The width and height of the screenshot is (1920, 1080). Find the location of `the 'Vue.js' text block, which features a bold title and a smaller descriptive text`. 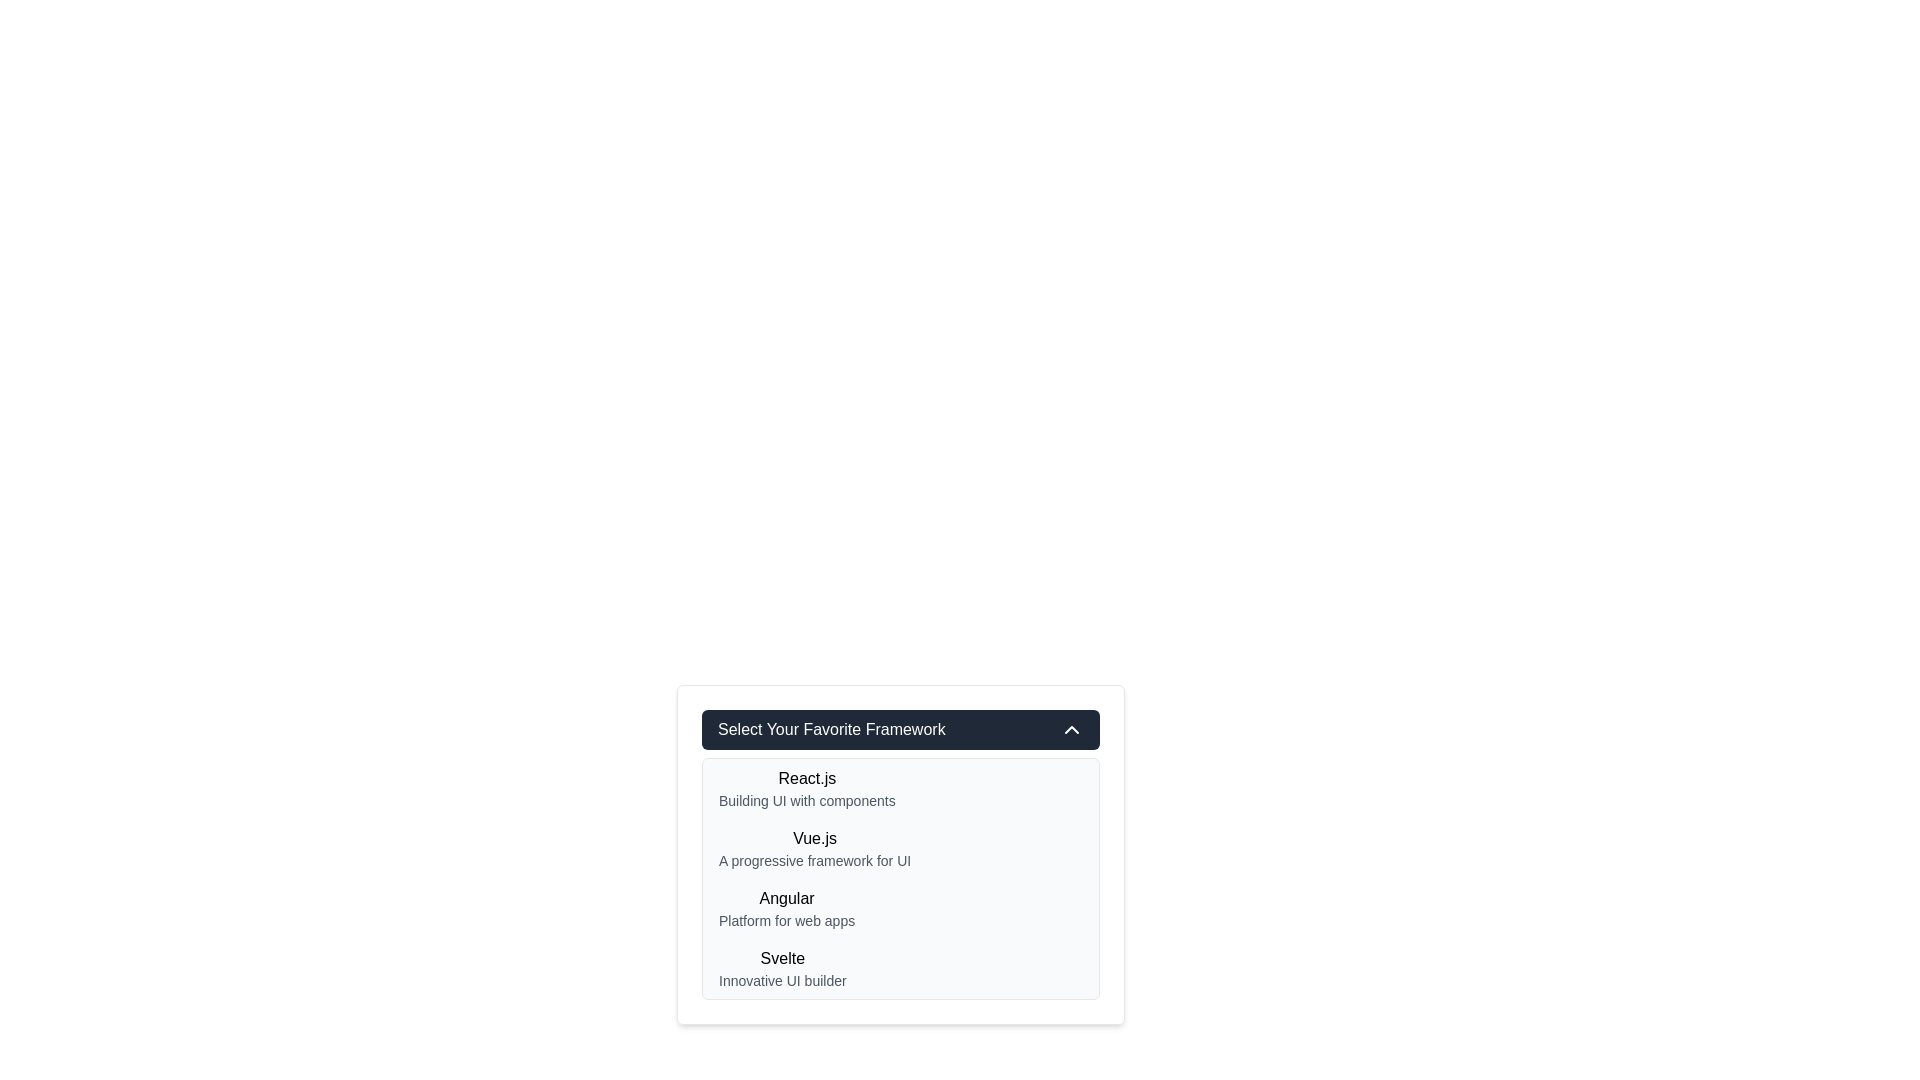

the 'Vue.js' text block, which features a bold title and a smaller descriptive text is located at coordinates (900, 848).